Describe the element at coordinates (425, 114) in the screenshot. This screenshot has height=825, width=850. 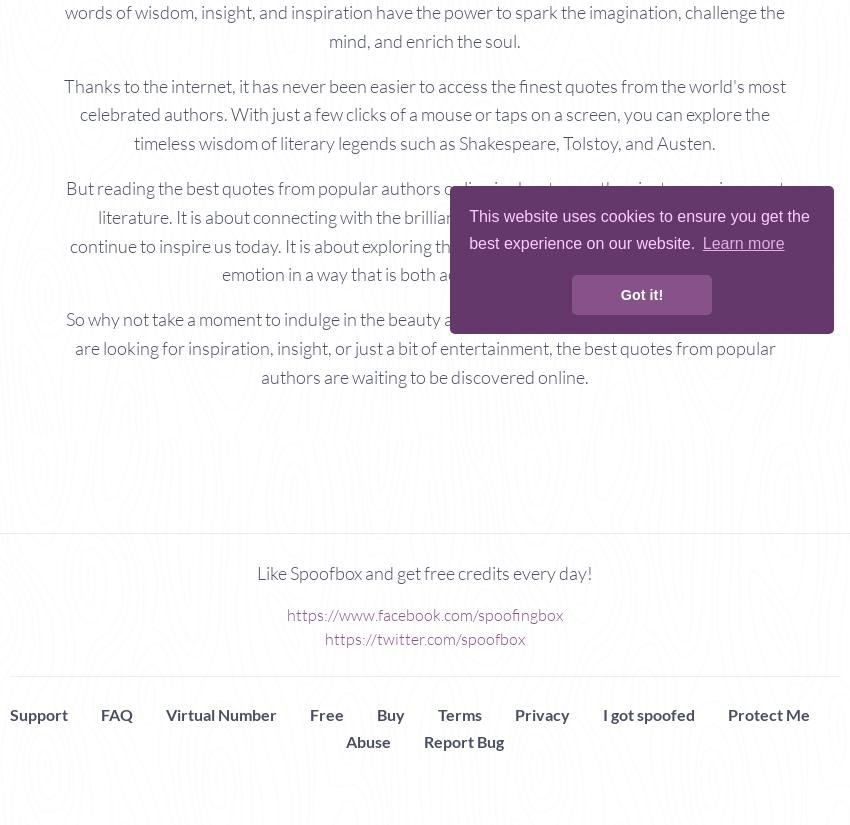
I see `'Thanks to the internet, it has never been easier to access the finest quotes from the world's most celebrated authors. With just a few clicks of a mouse or taps on a screen, you can explore the timeless wisdom of literary legends such as Shakespeare, Tolstoy, and Austen.'` at that location.